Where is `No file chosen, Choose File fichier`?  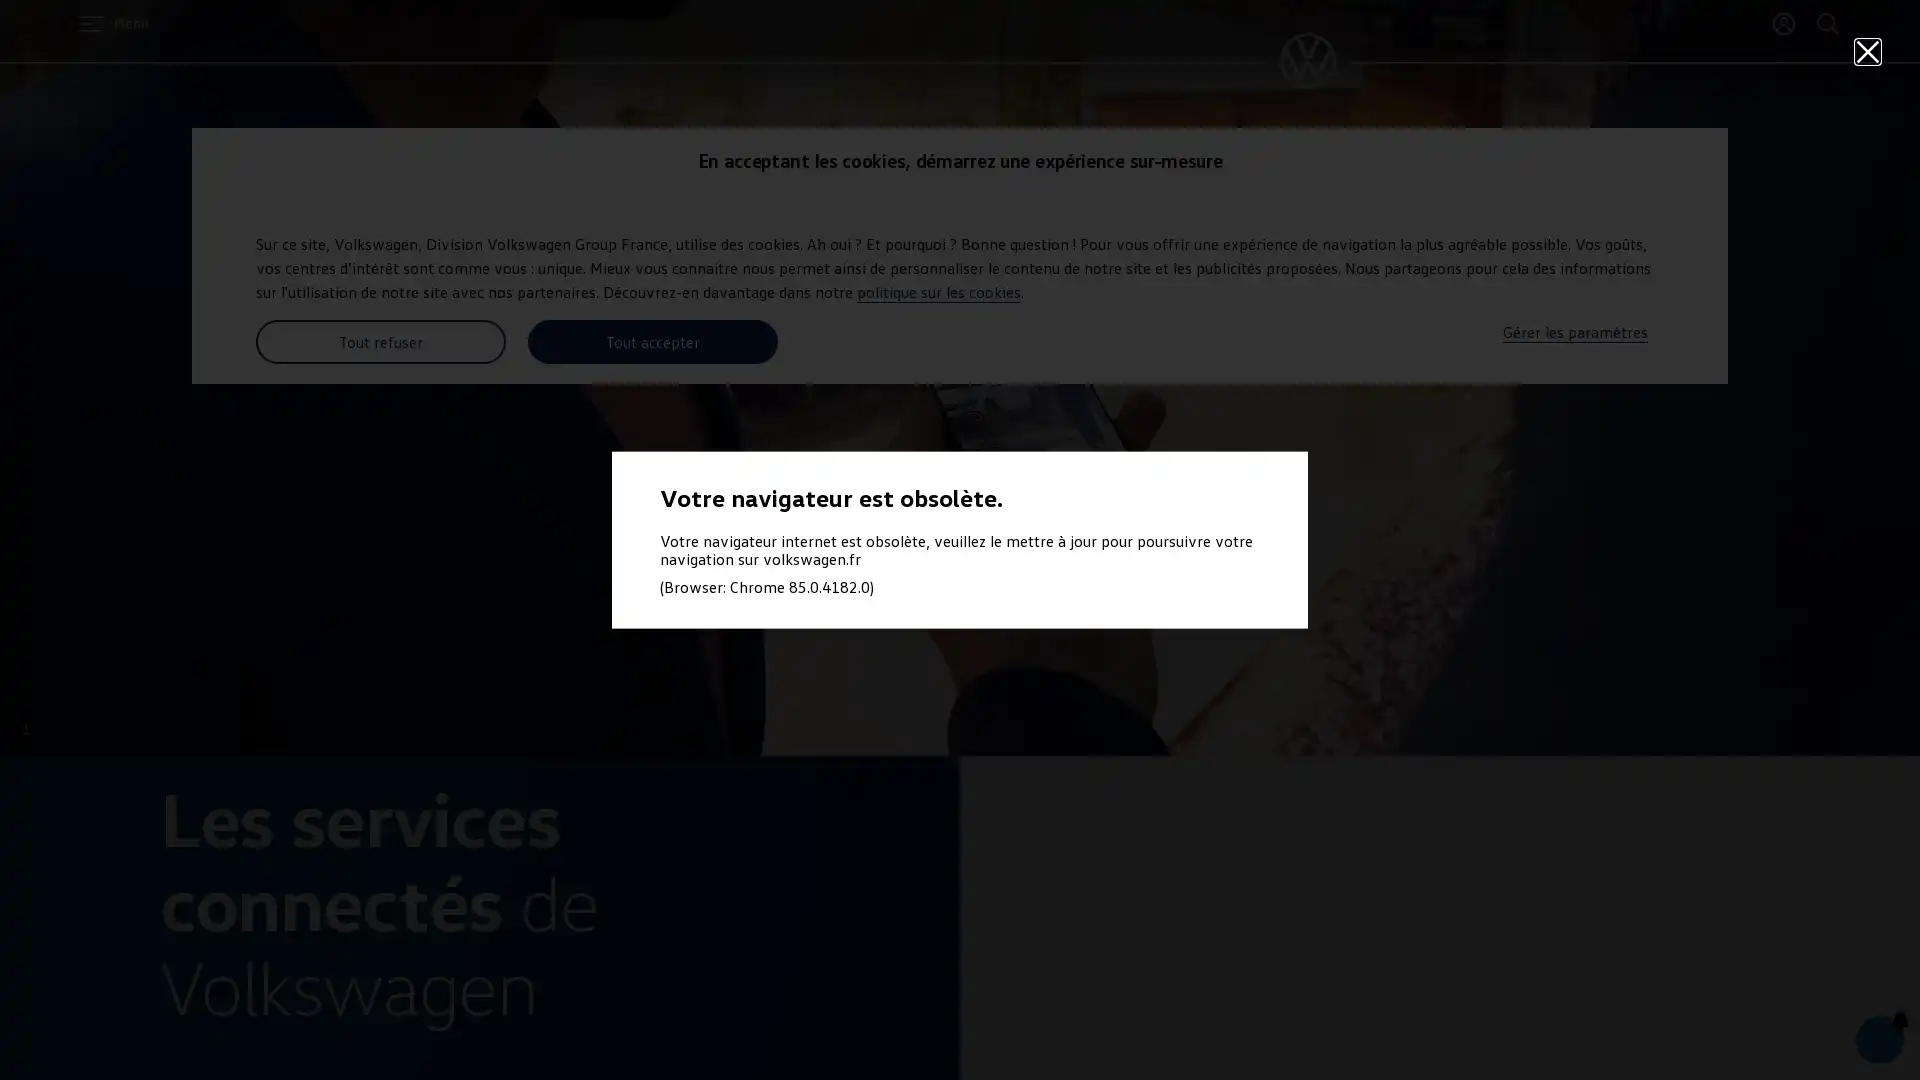
No file chosen, Choose File fichier is located at coordinates (1768, 1026).